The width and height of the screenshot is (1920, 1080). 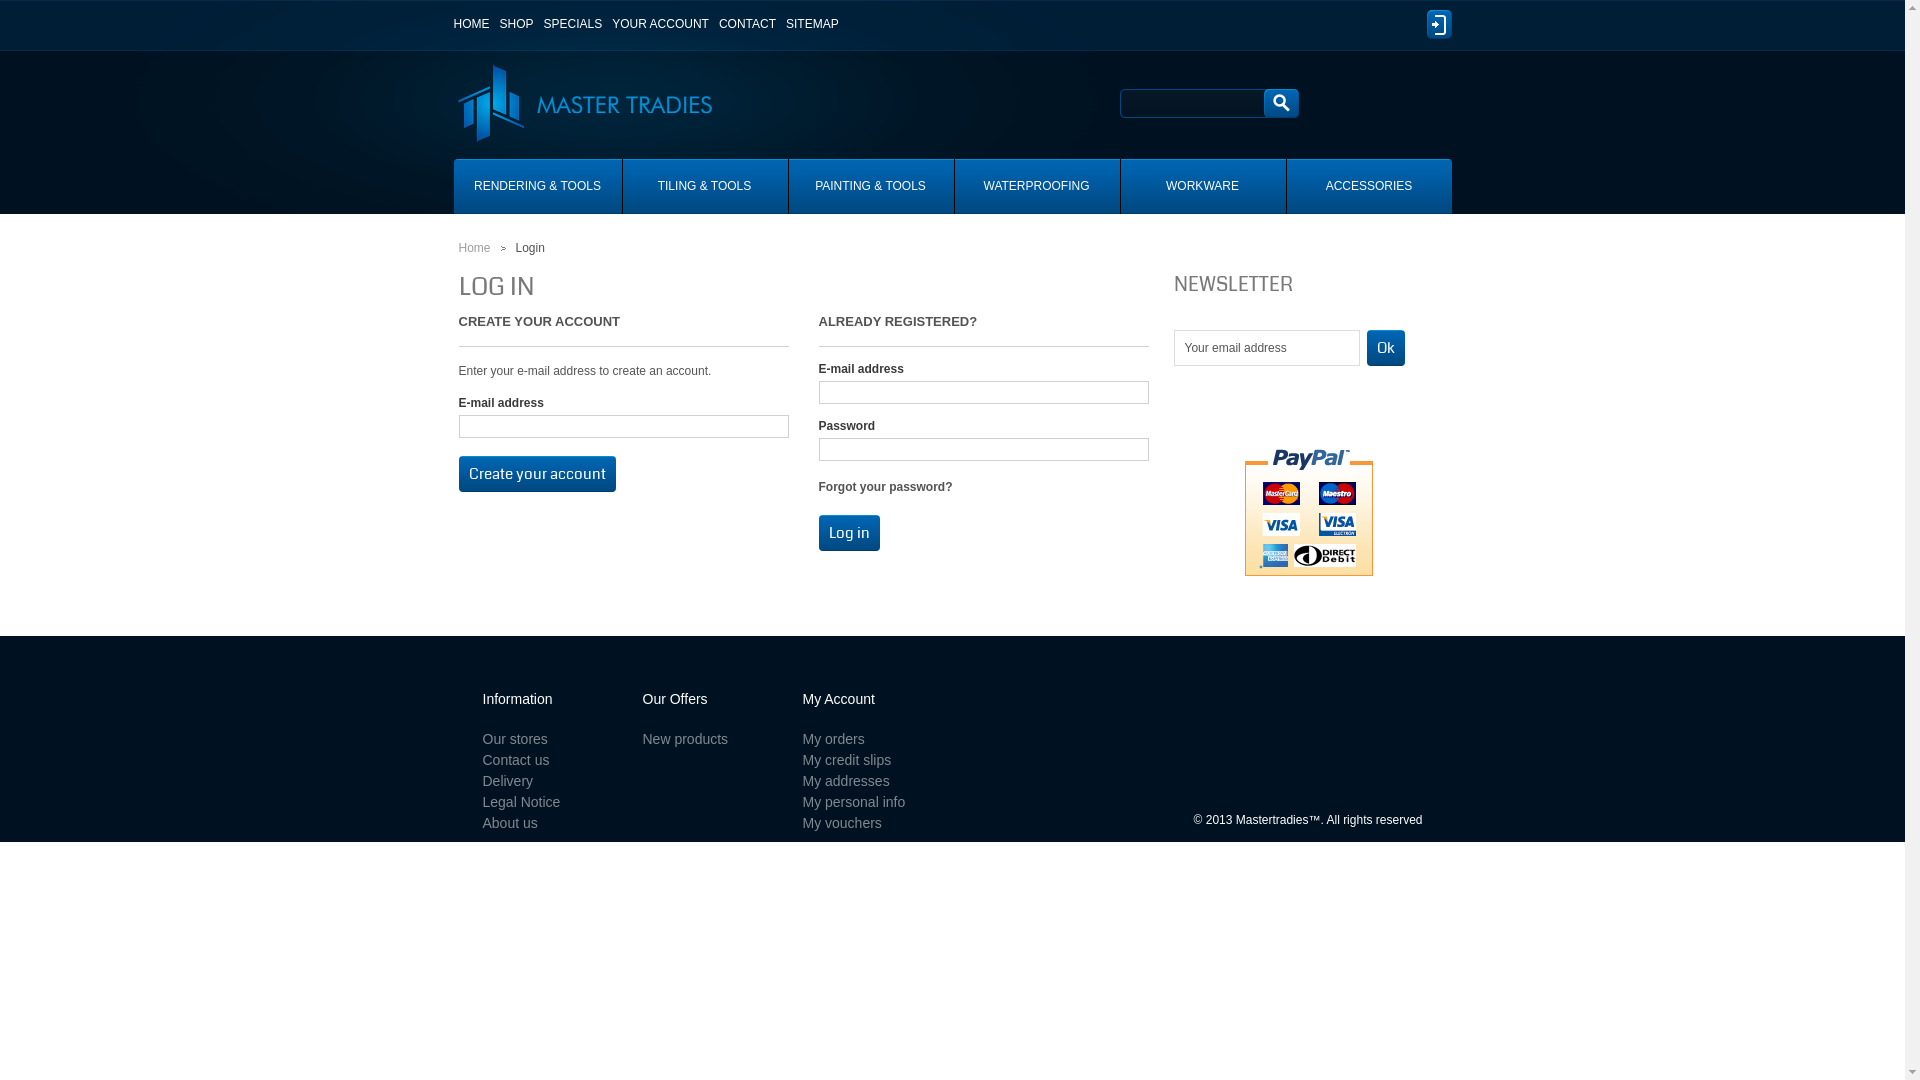 I want to click on 'My credit slips', so click(x=846, y=759).